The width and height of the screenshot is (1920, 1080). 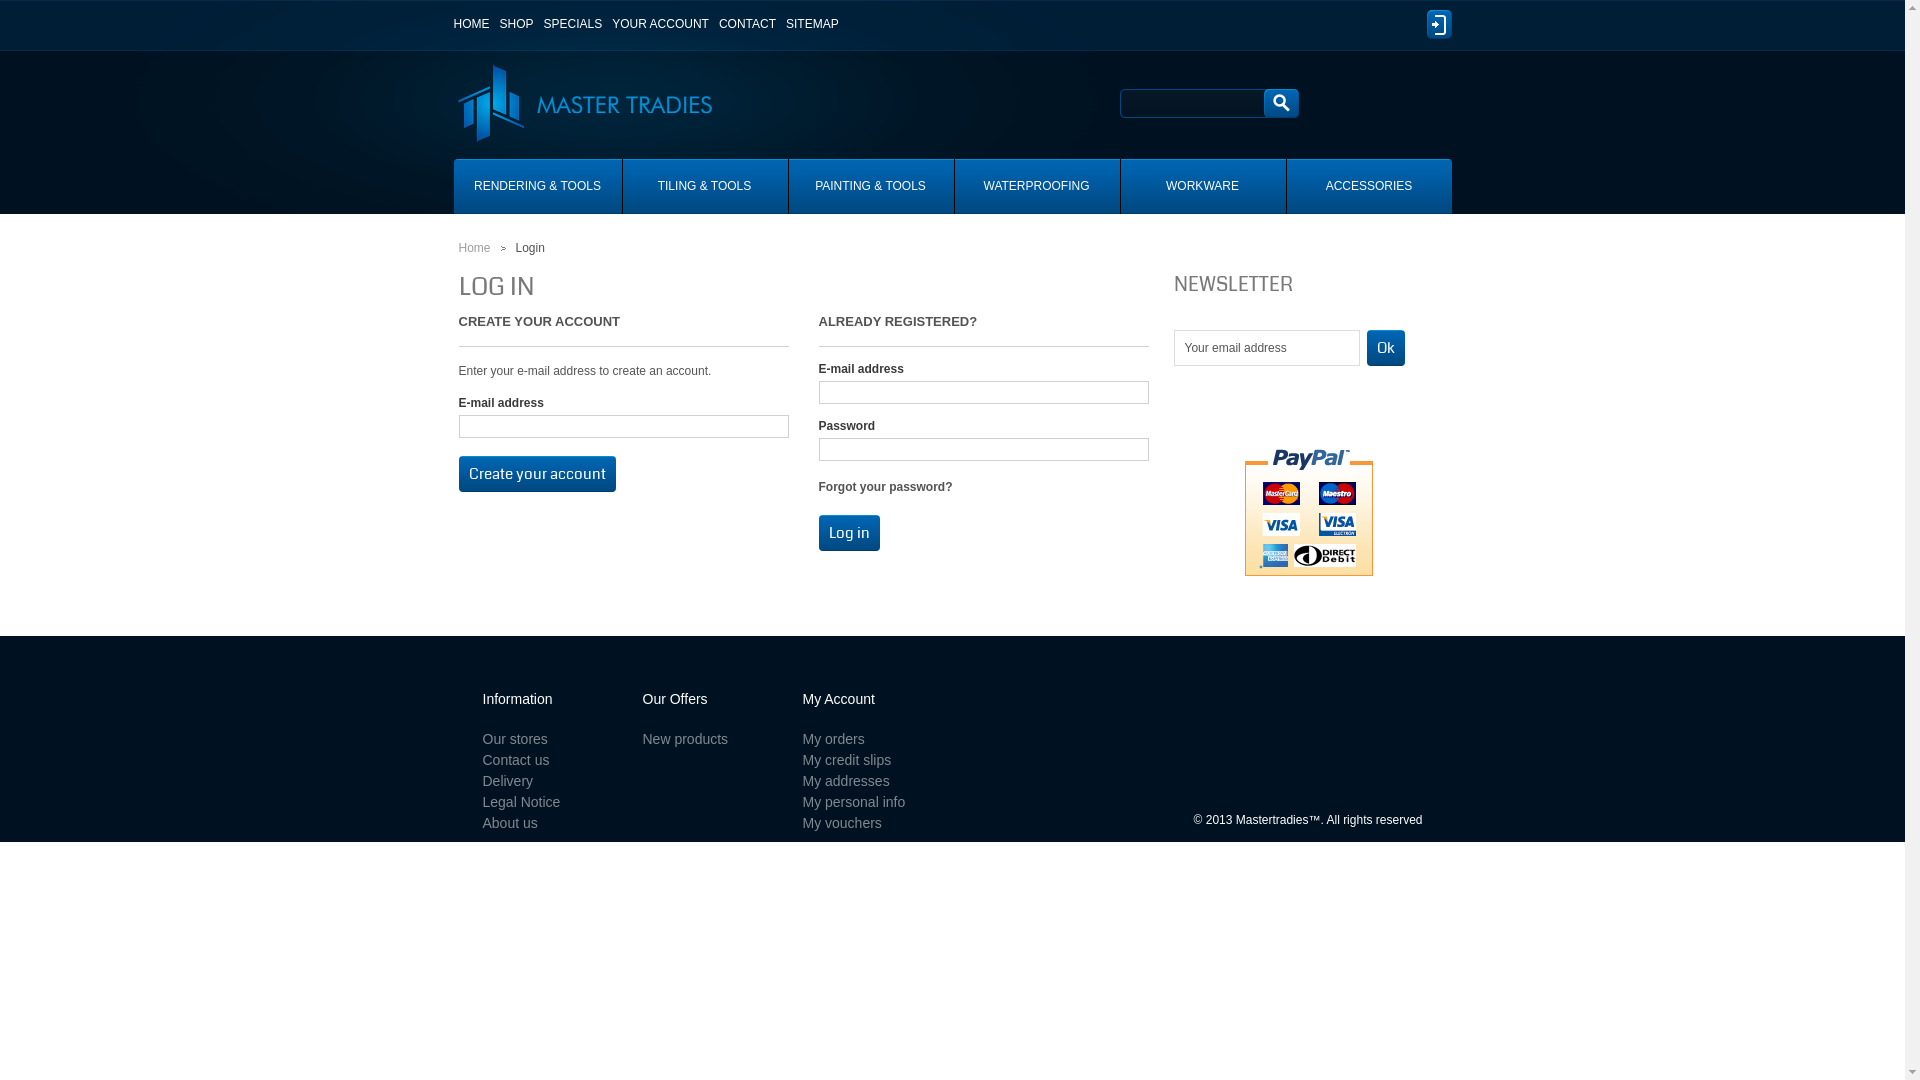 I want to click on 'My credit slips', so click(x=846, y=759).